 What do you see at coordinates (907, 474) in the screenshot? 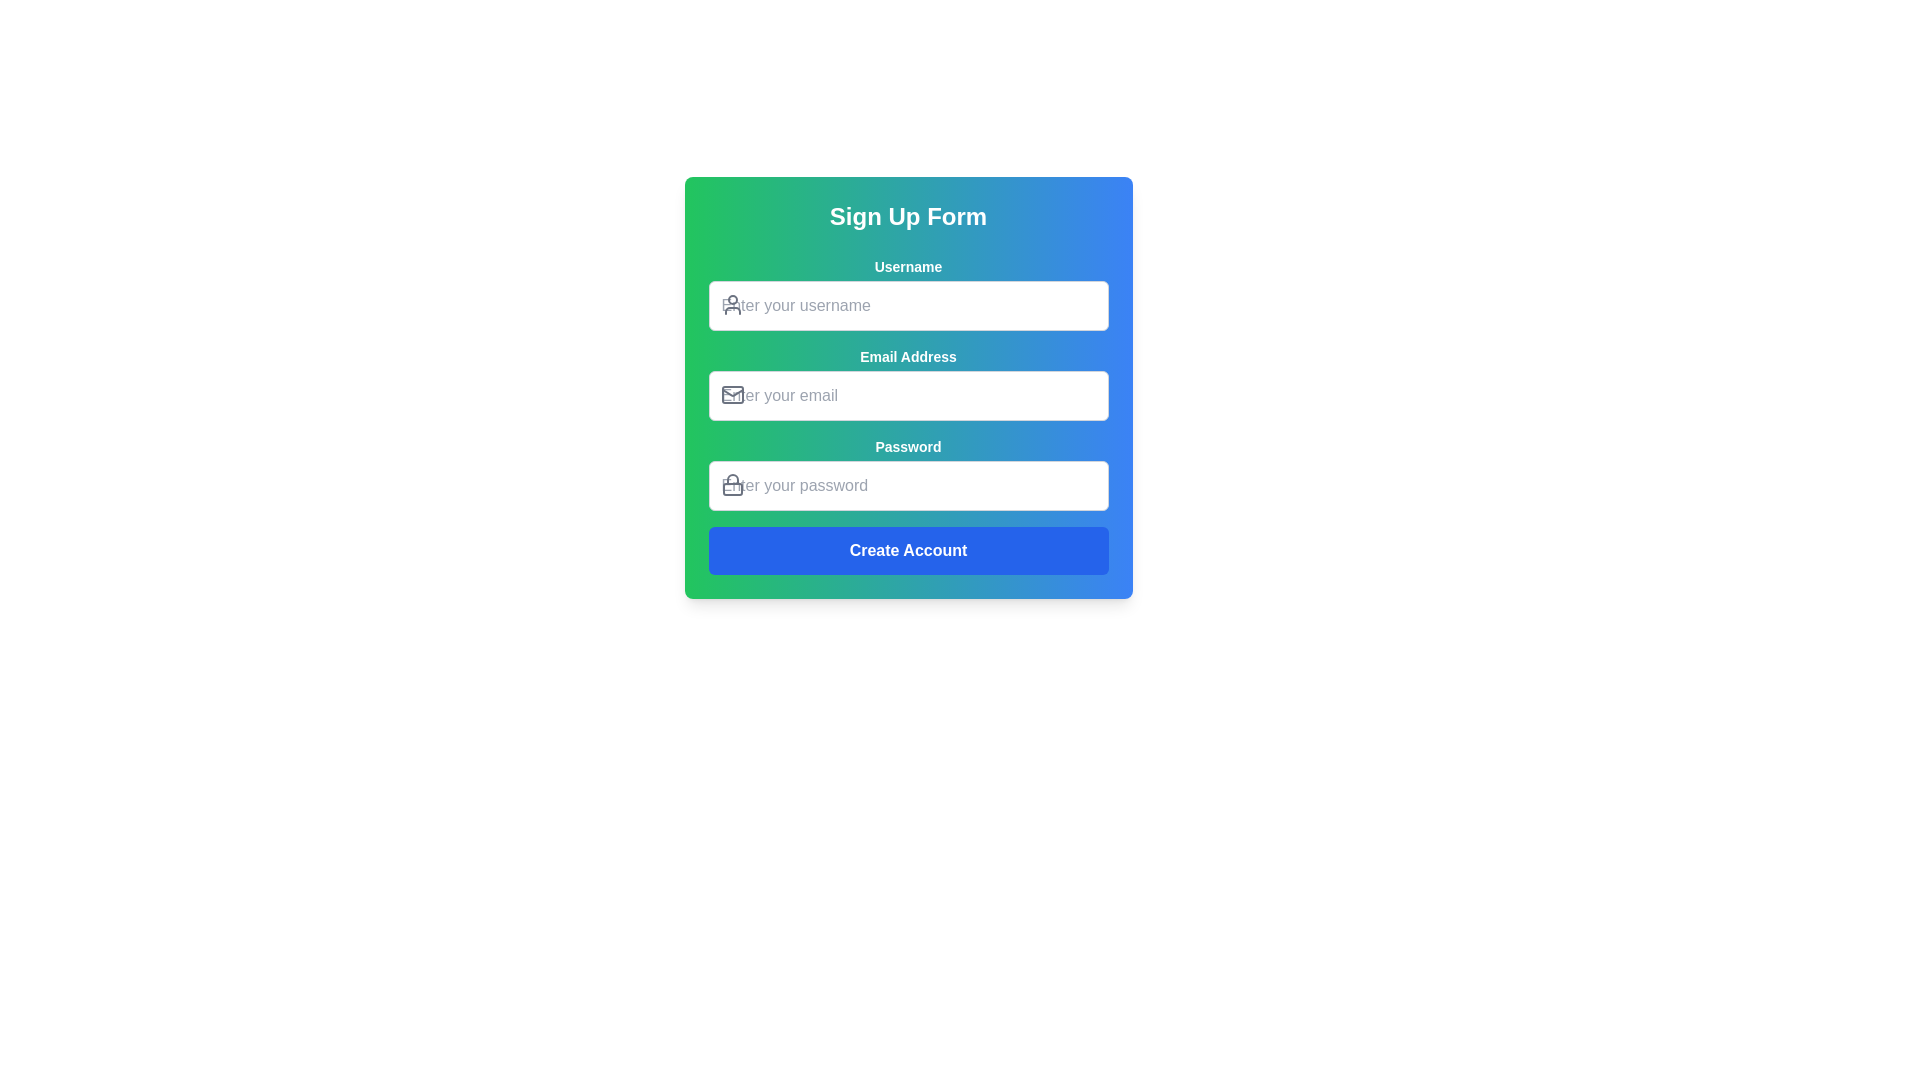
I see `the password input field, which is the third input field in the form layout, to interact with any tooltip that may appear` at bounding box center [907, 474].